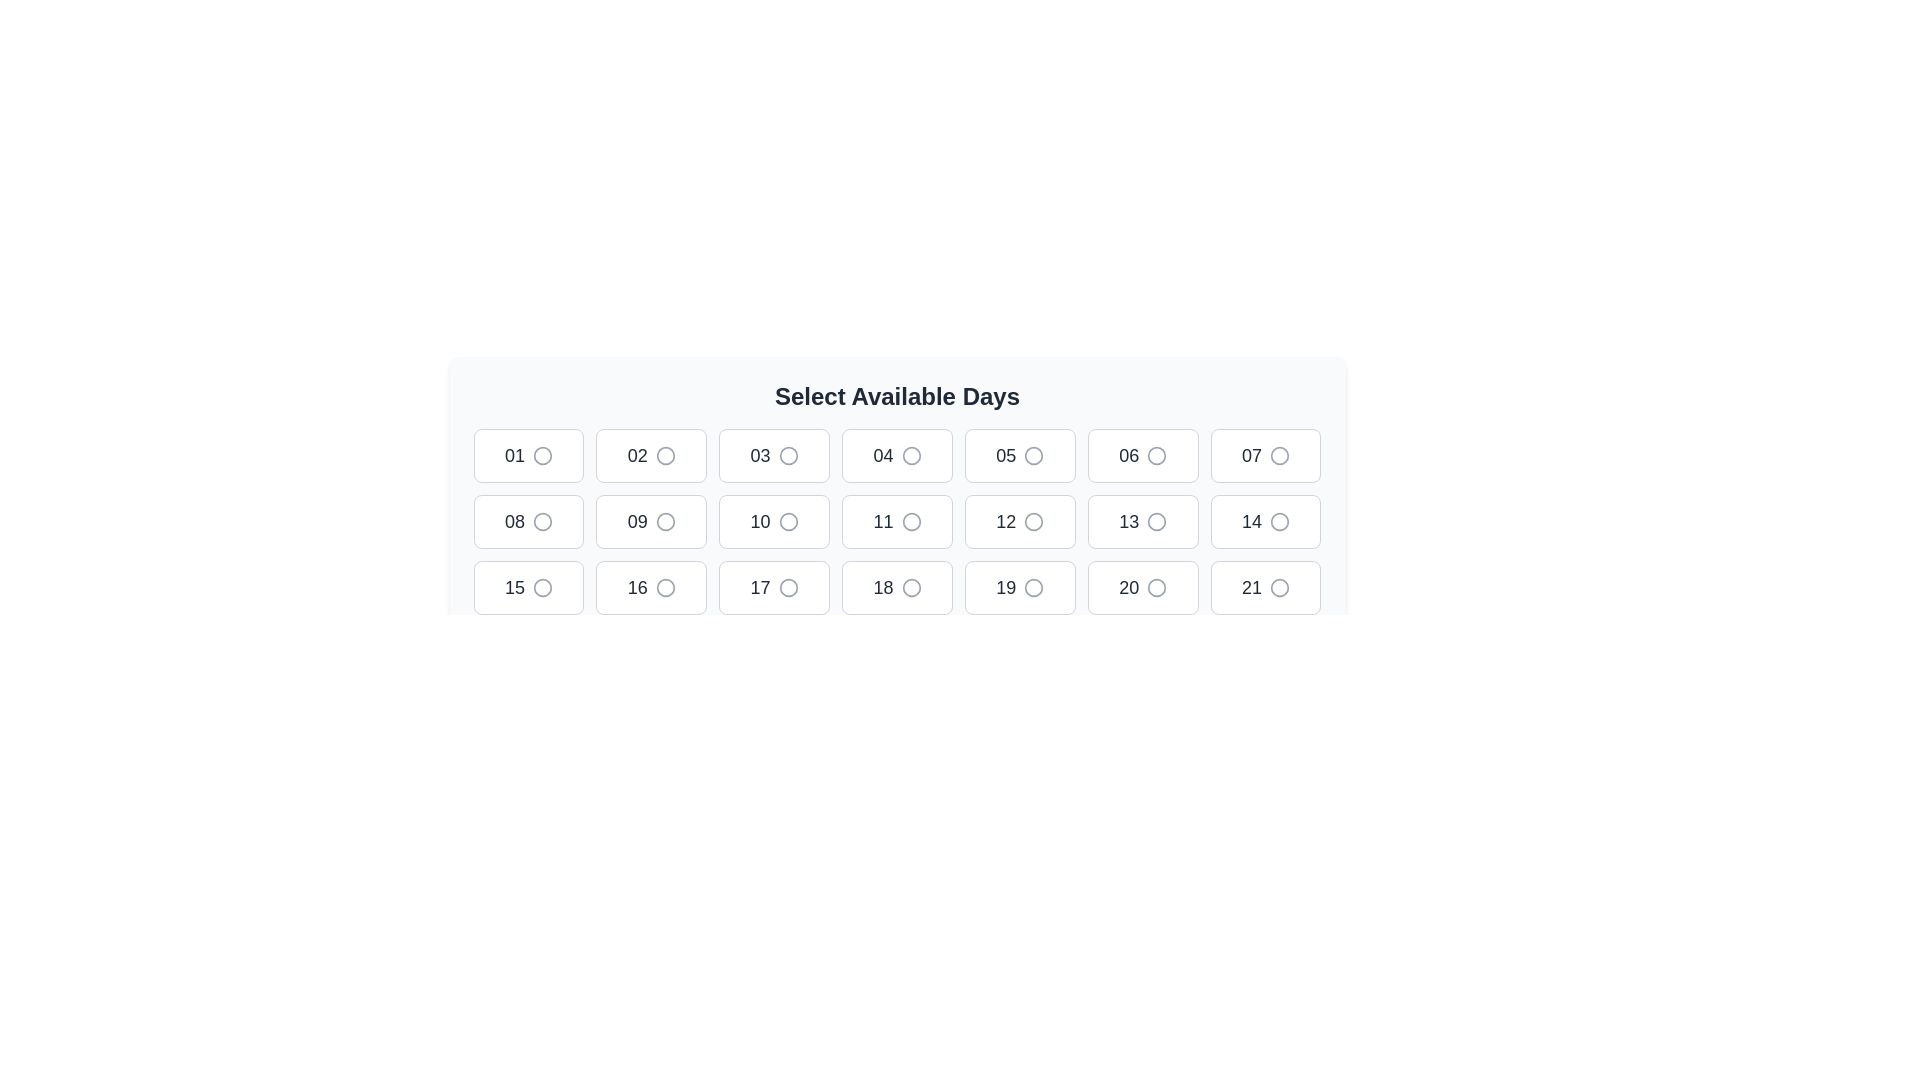  What do you see at coordinates (1142, 586) in the screenshot?
I see `the radio button located` at bounding box center [1142, 586].